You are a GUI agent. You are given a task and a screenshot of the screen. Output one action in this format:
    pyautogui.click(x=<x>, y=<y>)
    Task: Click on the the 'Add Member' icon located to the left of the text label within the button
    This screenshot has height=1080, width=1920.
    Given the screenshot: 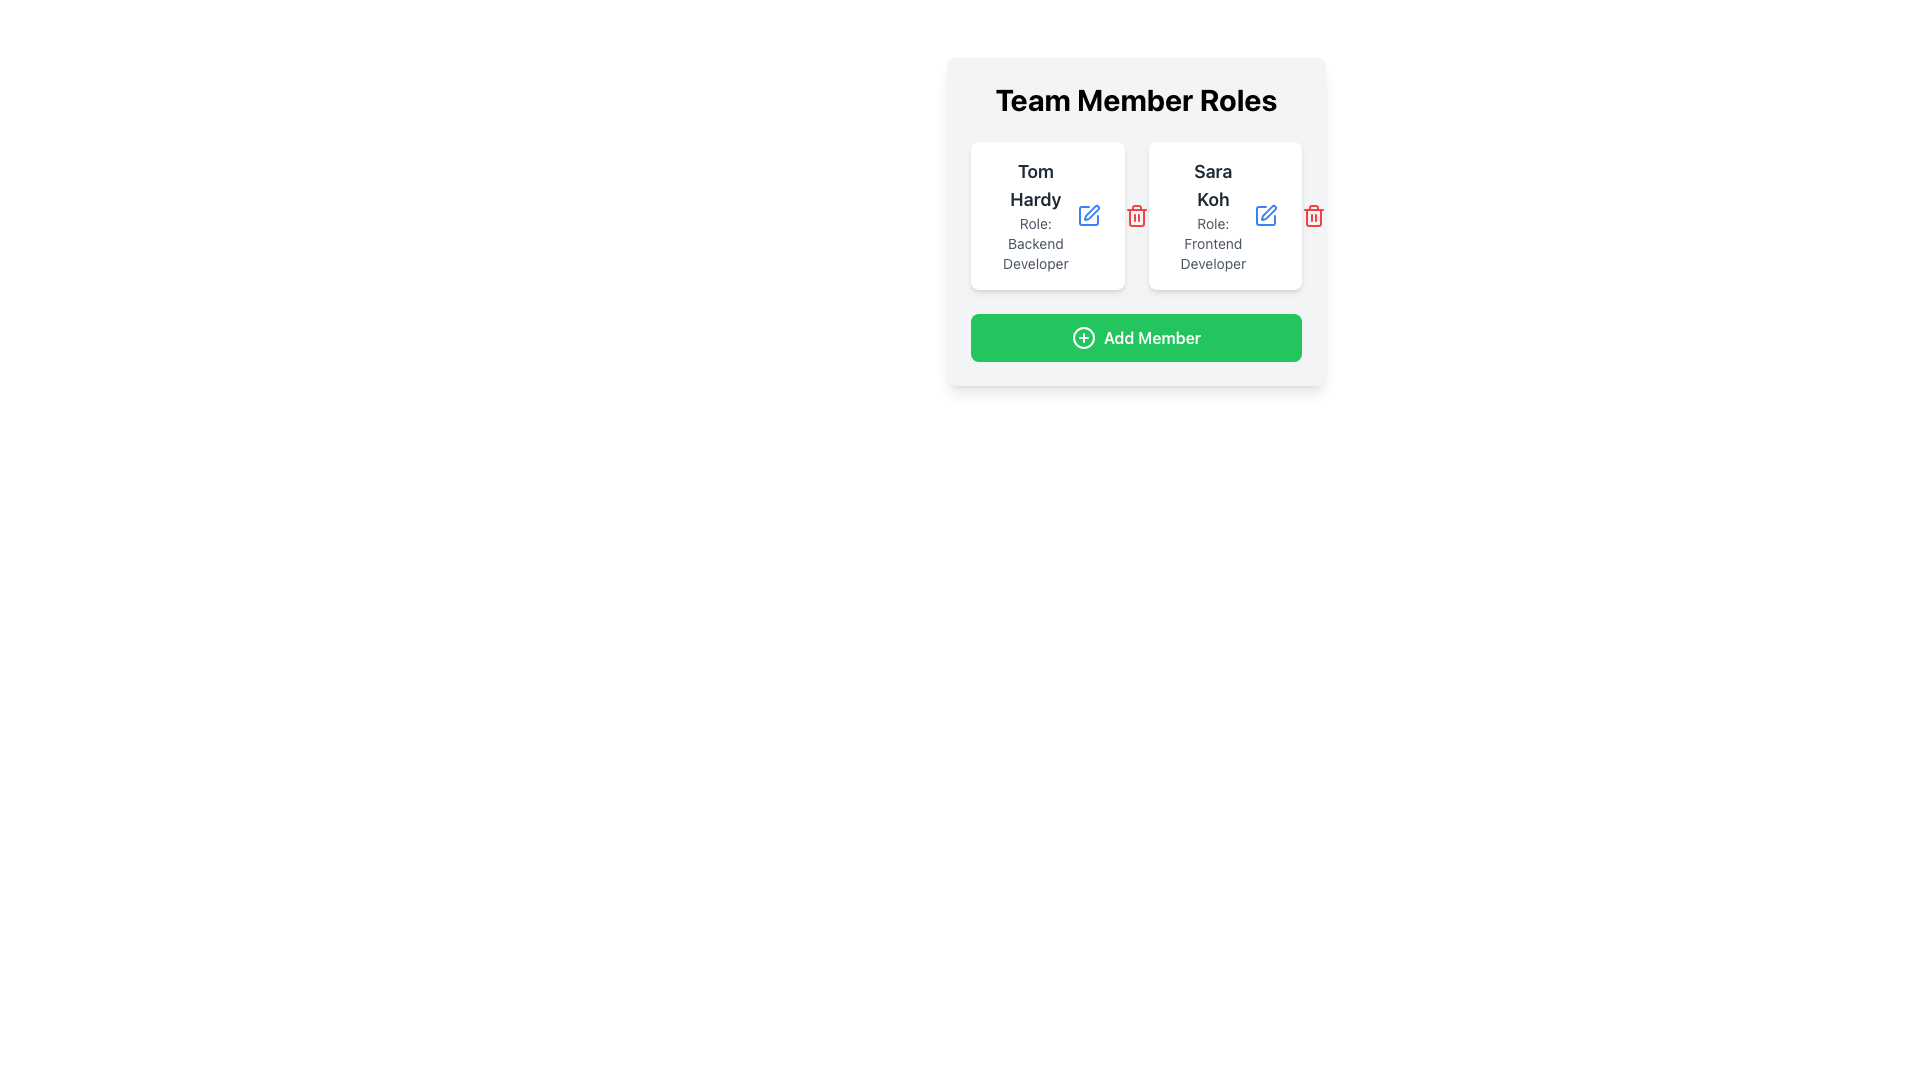 What is the action you would take?
    pyautogui.click(x=1082, y=337)
    